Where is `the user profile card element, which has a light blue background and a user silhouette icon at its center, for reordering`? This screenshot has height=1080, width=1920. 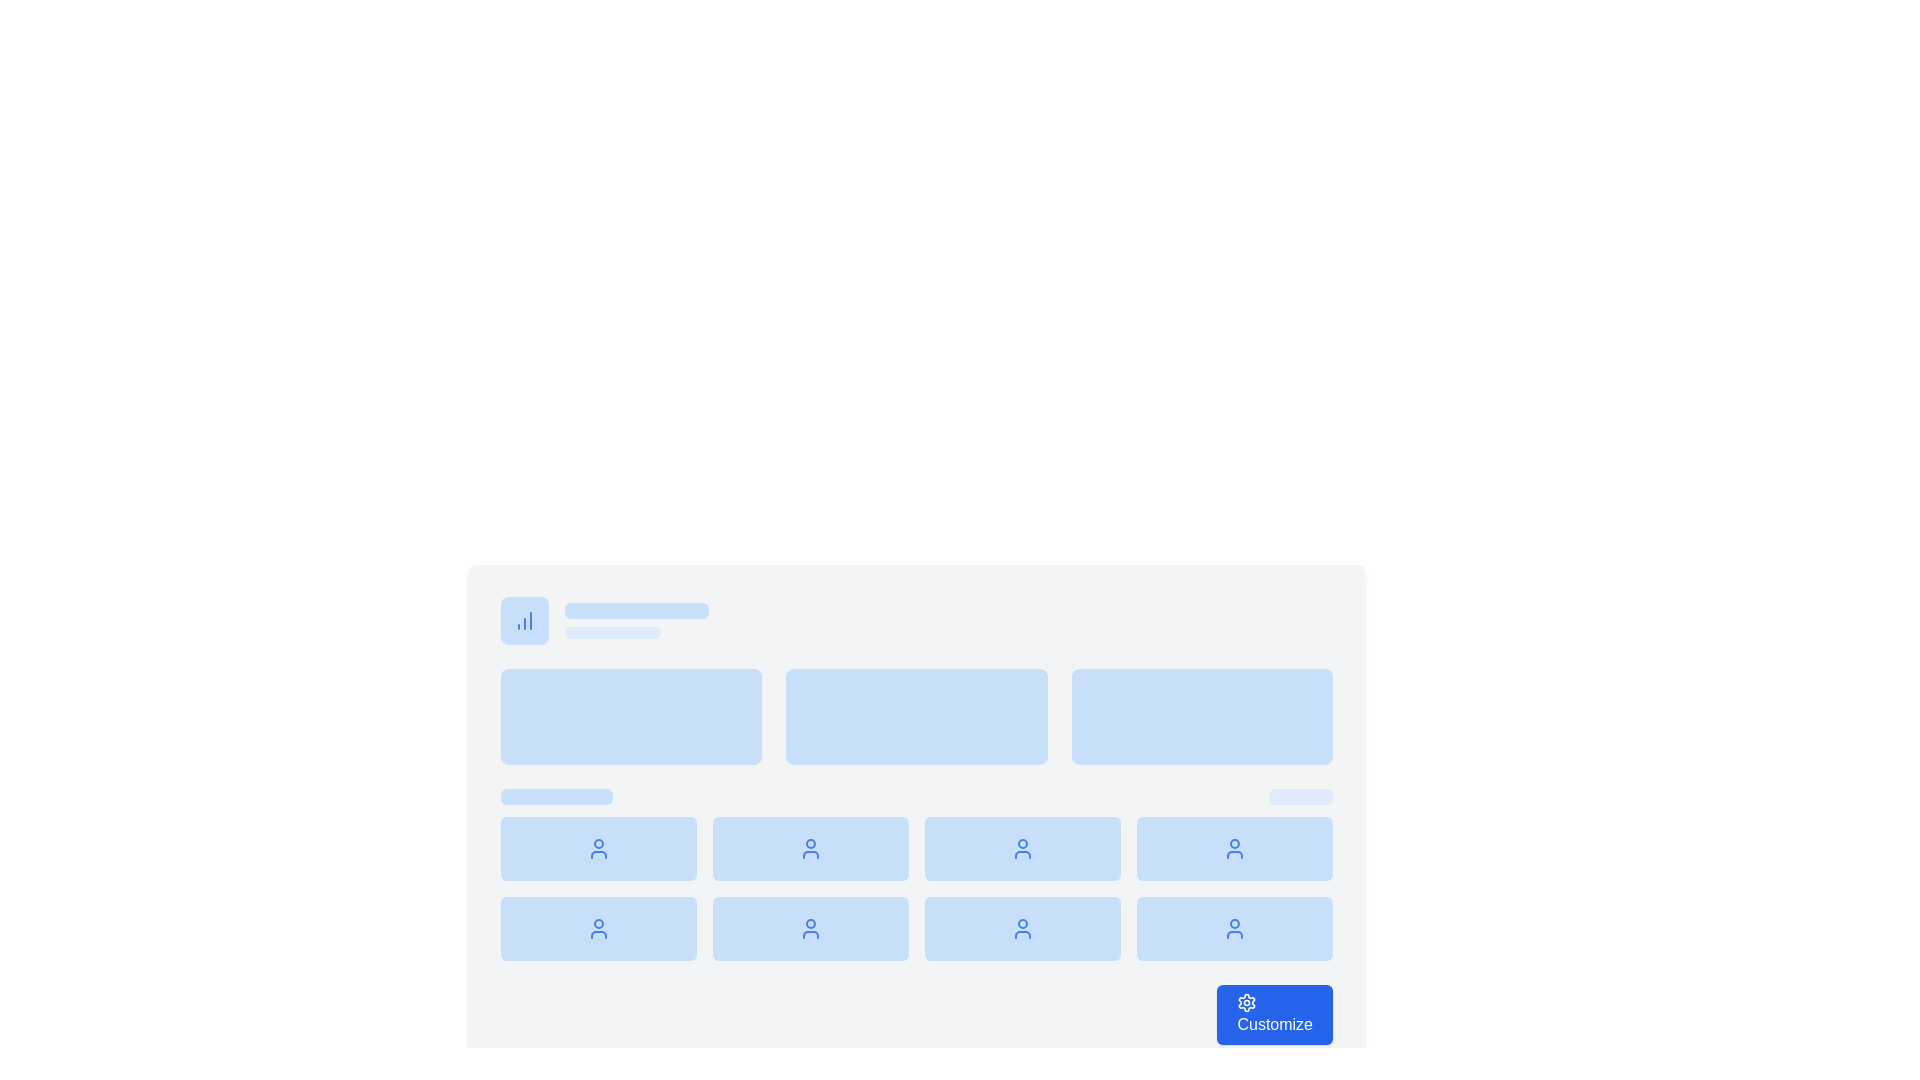 the user profile card element, which has a light blue background and a user silhouette icon at its center, for reordering is located at coordinates (1022, 929).